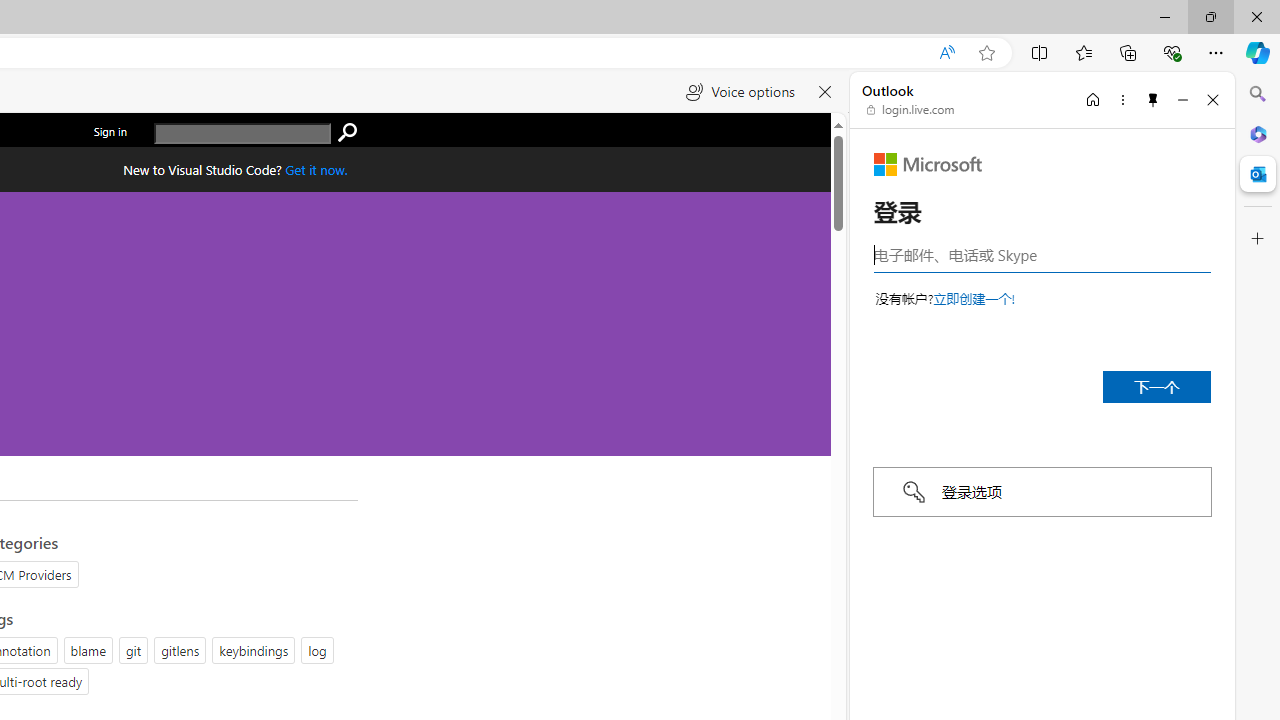 This screenshot has height=720, width=1280. I want to click on 'Get Visual Studio Code Now', so click(315, 168).